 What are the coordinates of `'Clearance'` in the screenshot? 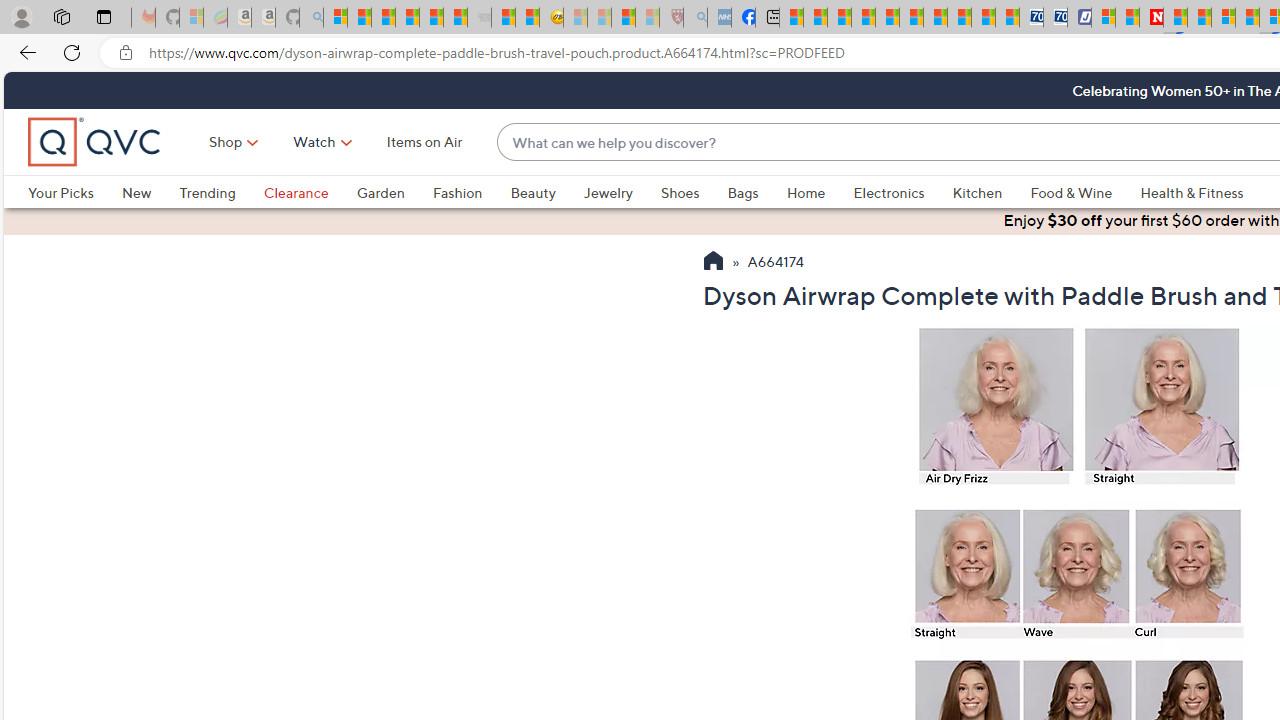 It's located at (294, 192).